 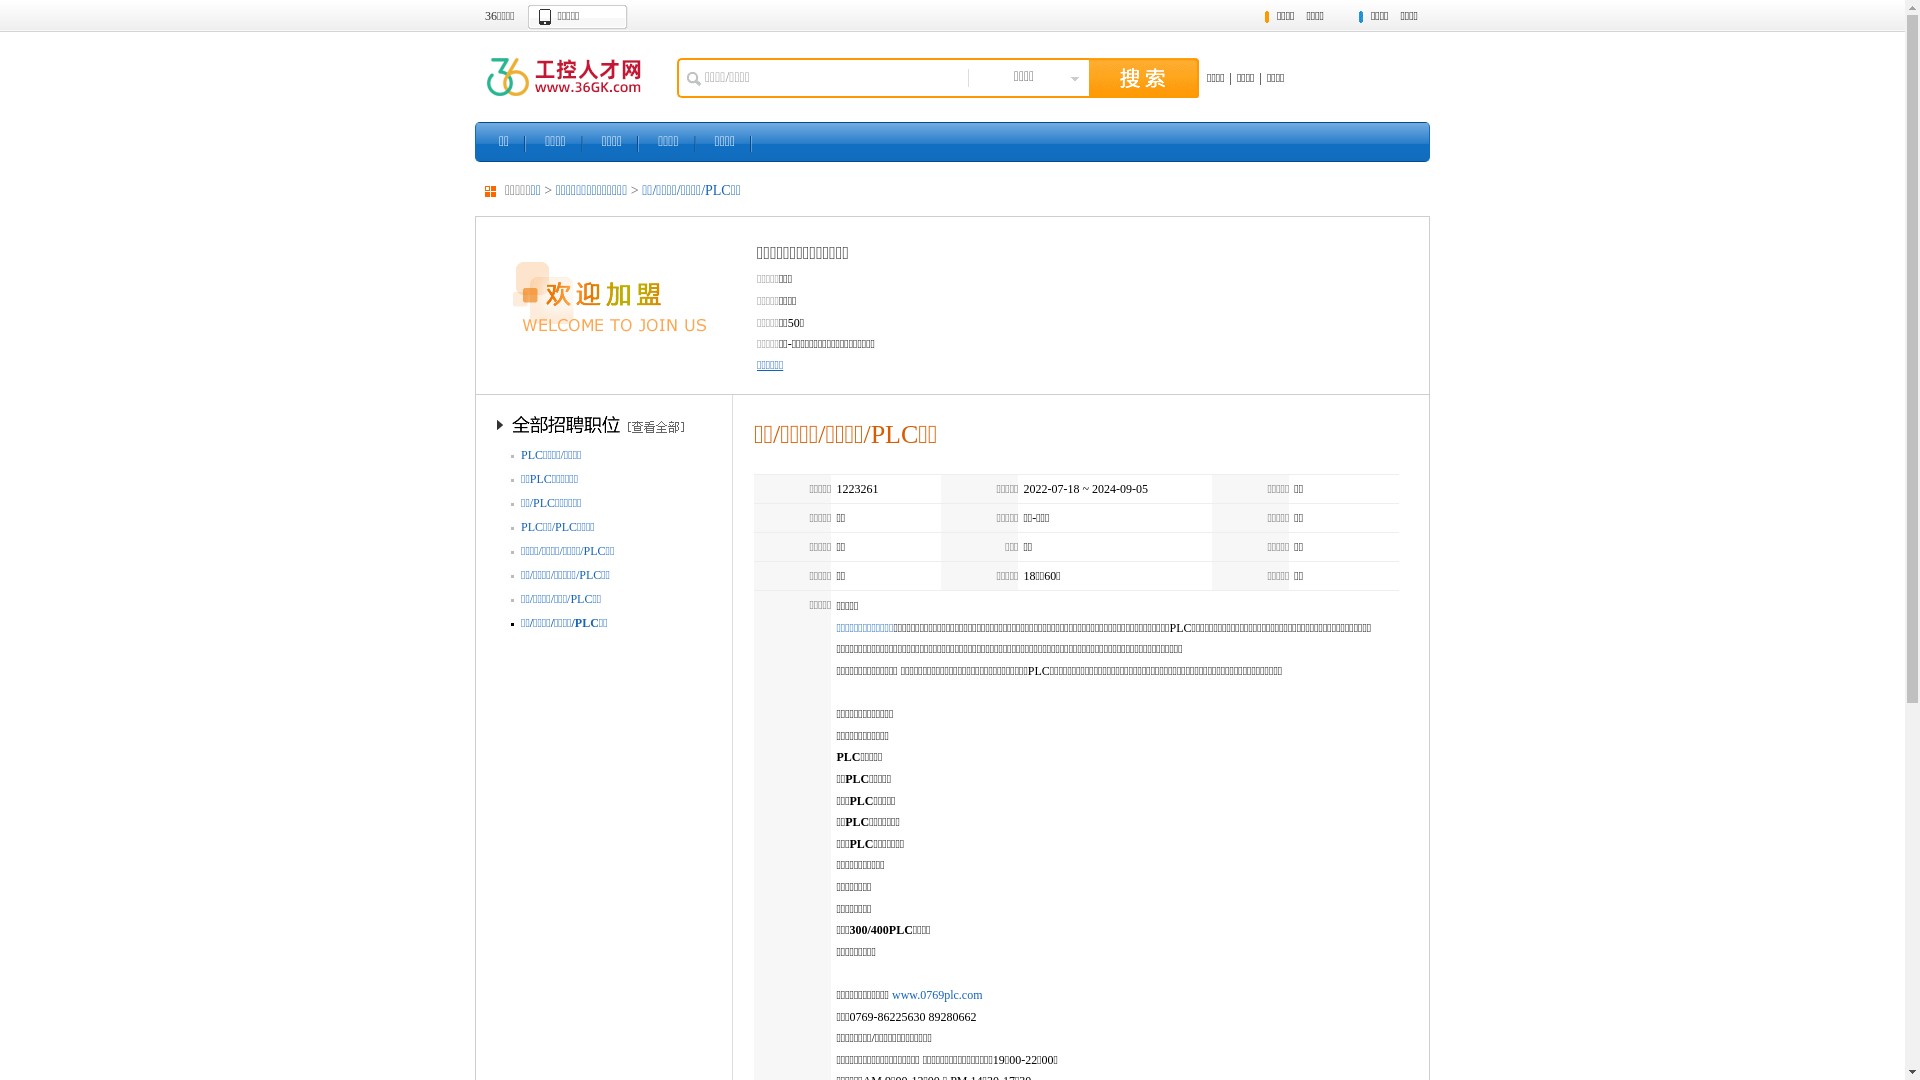 I want to click on 'www.0769plc.com', so click(x=936, y=995).